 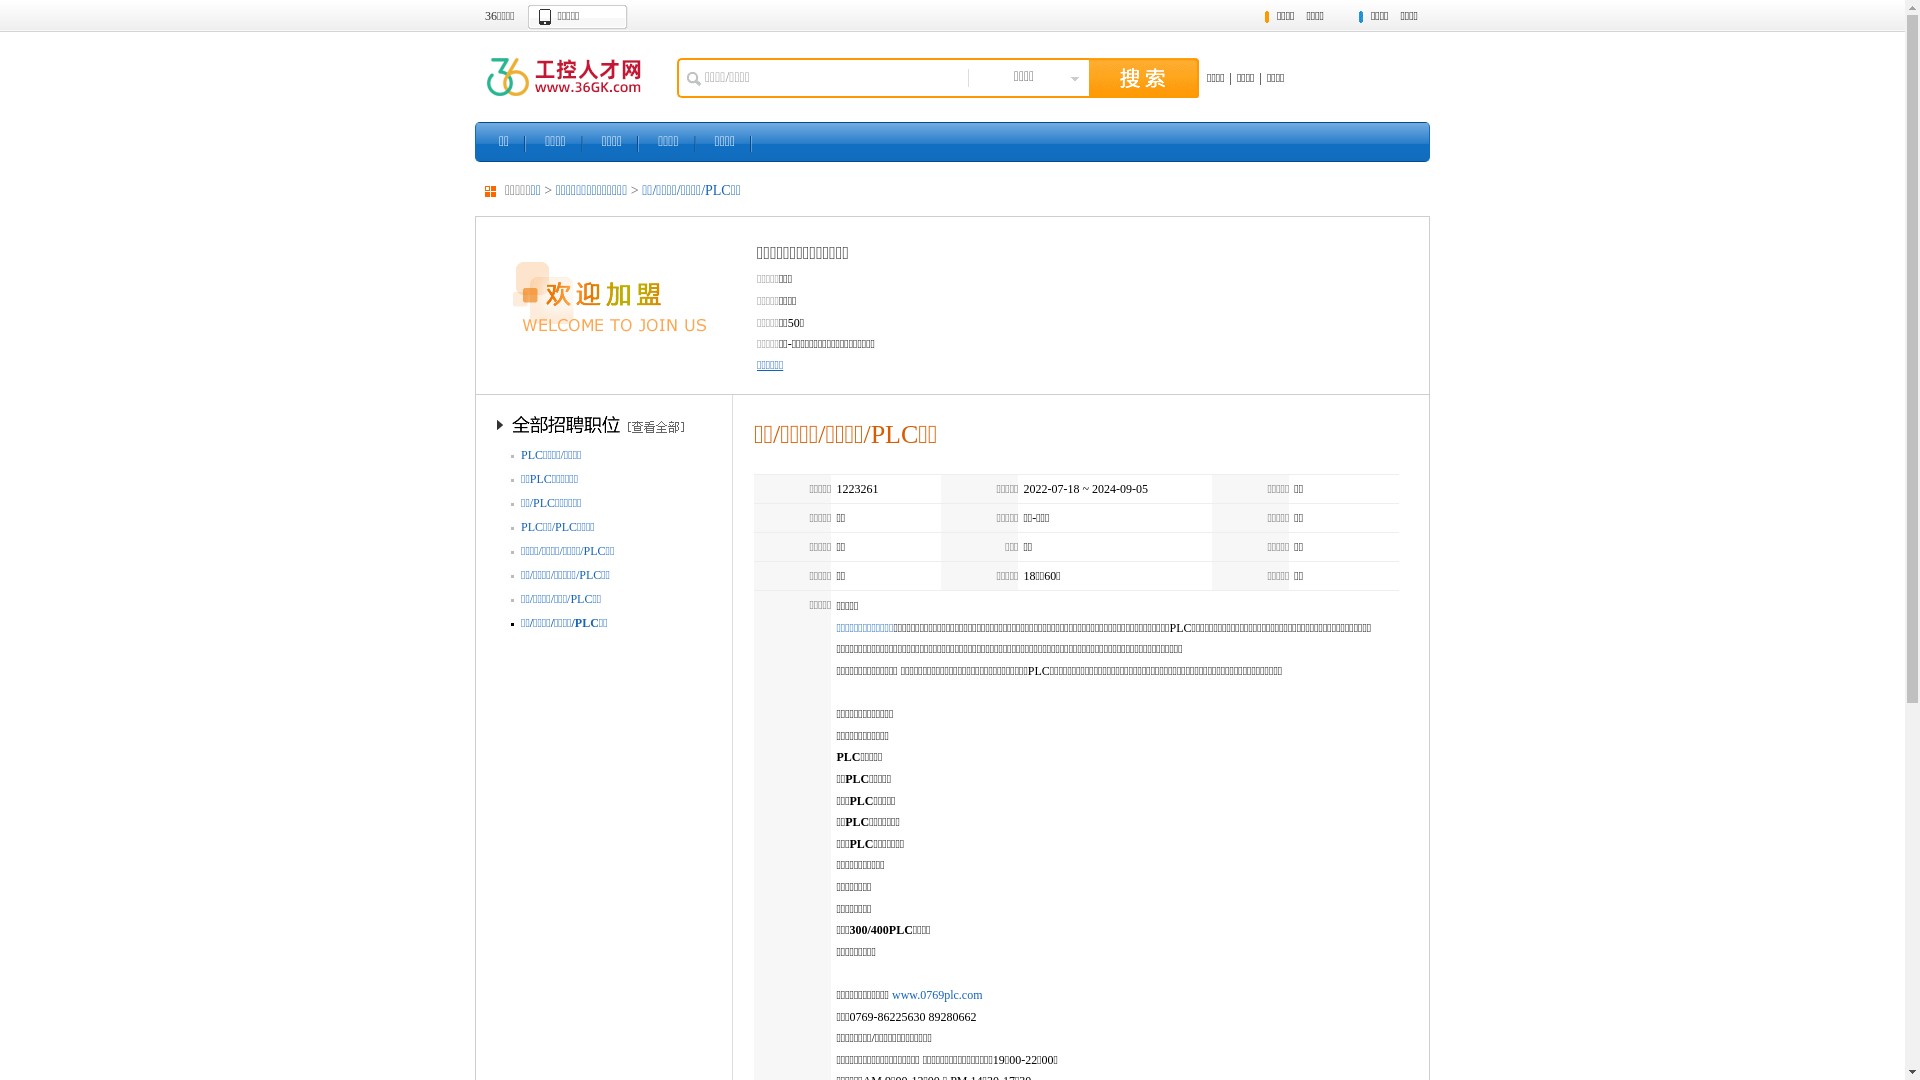 I want to click on 'www.0769plc.com', so click(x=936, y=995).